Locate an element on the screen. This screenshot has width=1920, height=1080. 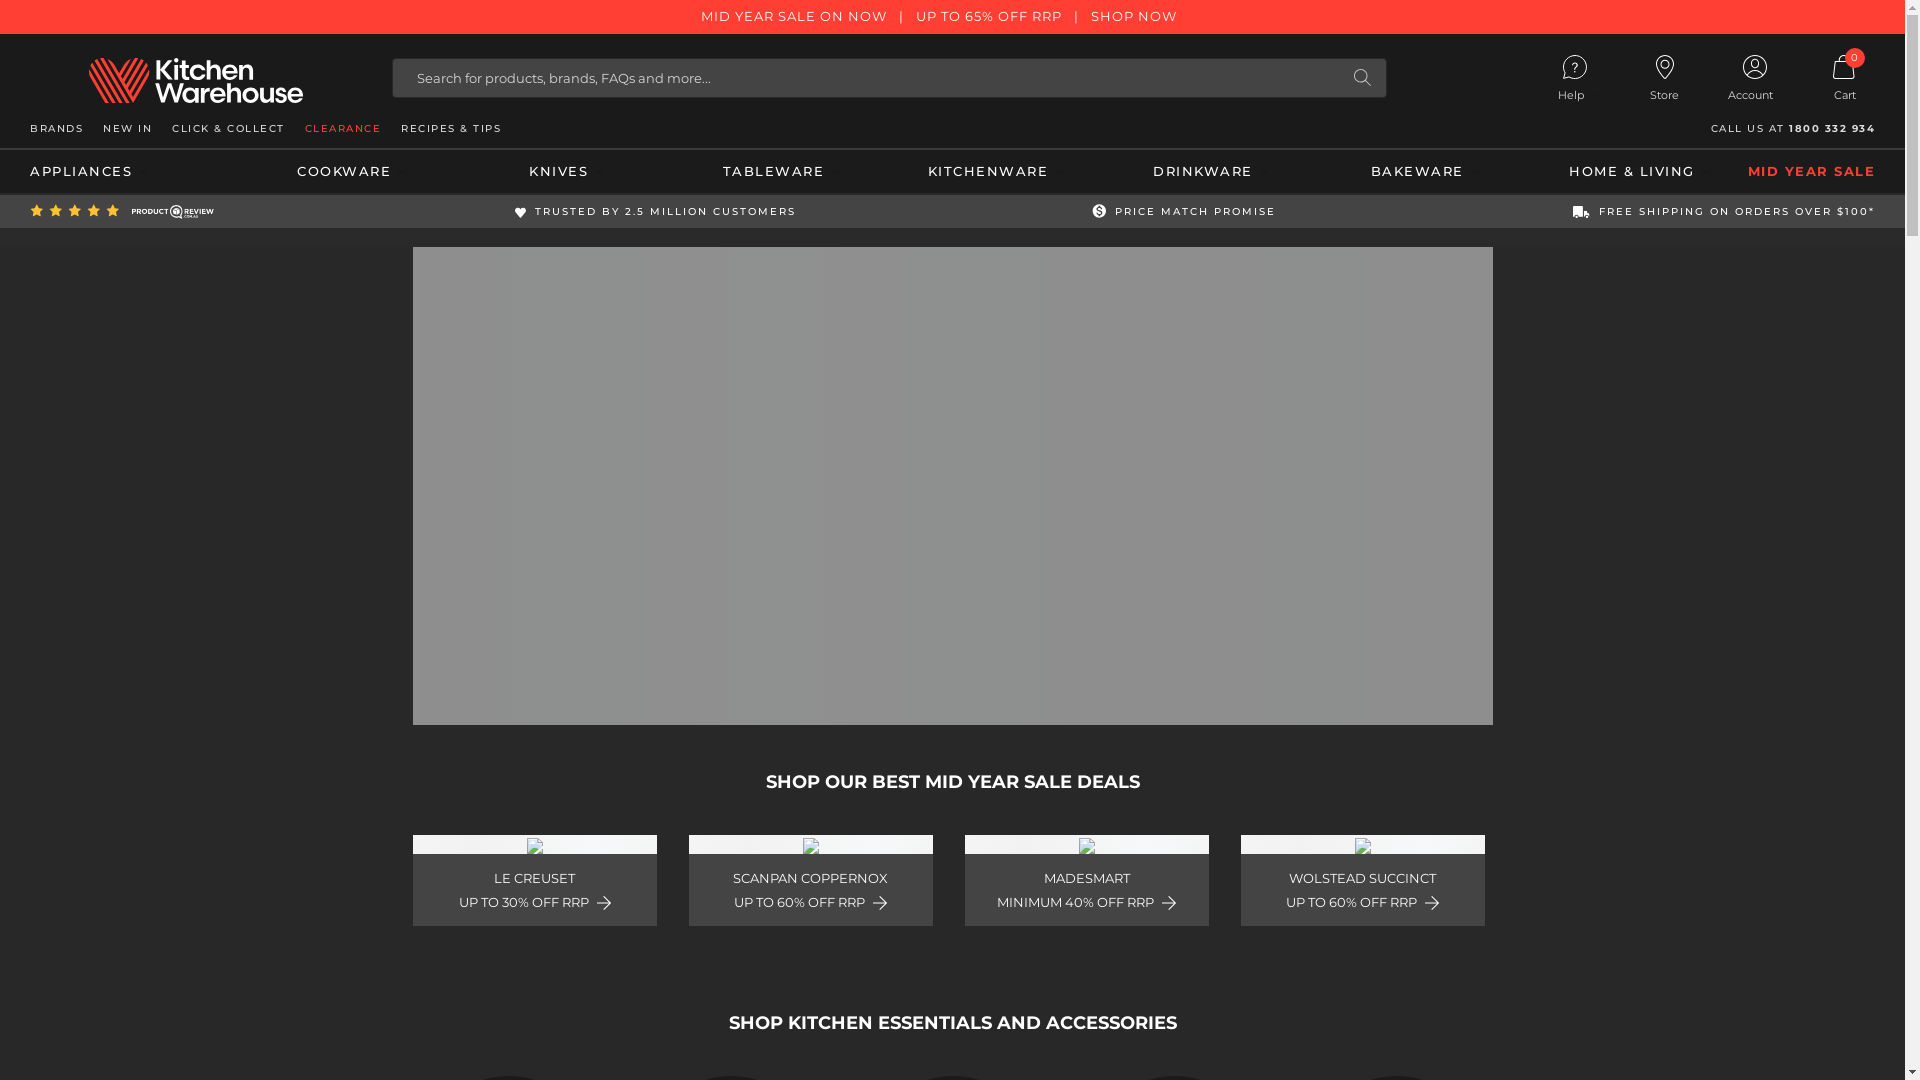
'KITCHENWARE' is located at coordinates (996, 171).